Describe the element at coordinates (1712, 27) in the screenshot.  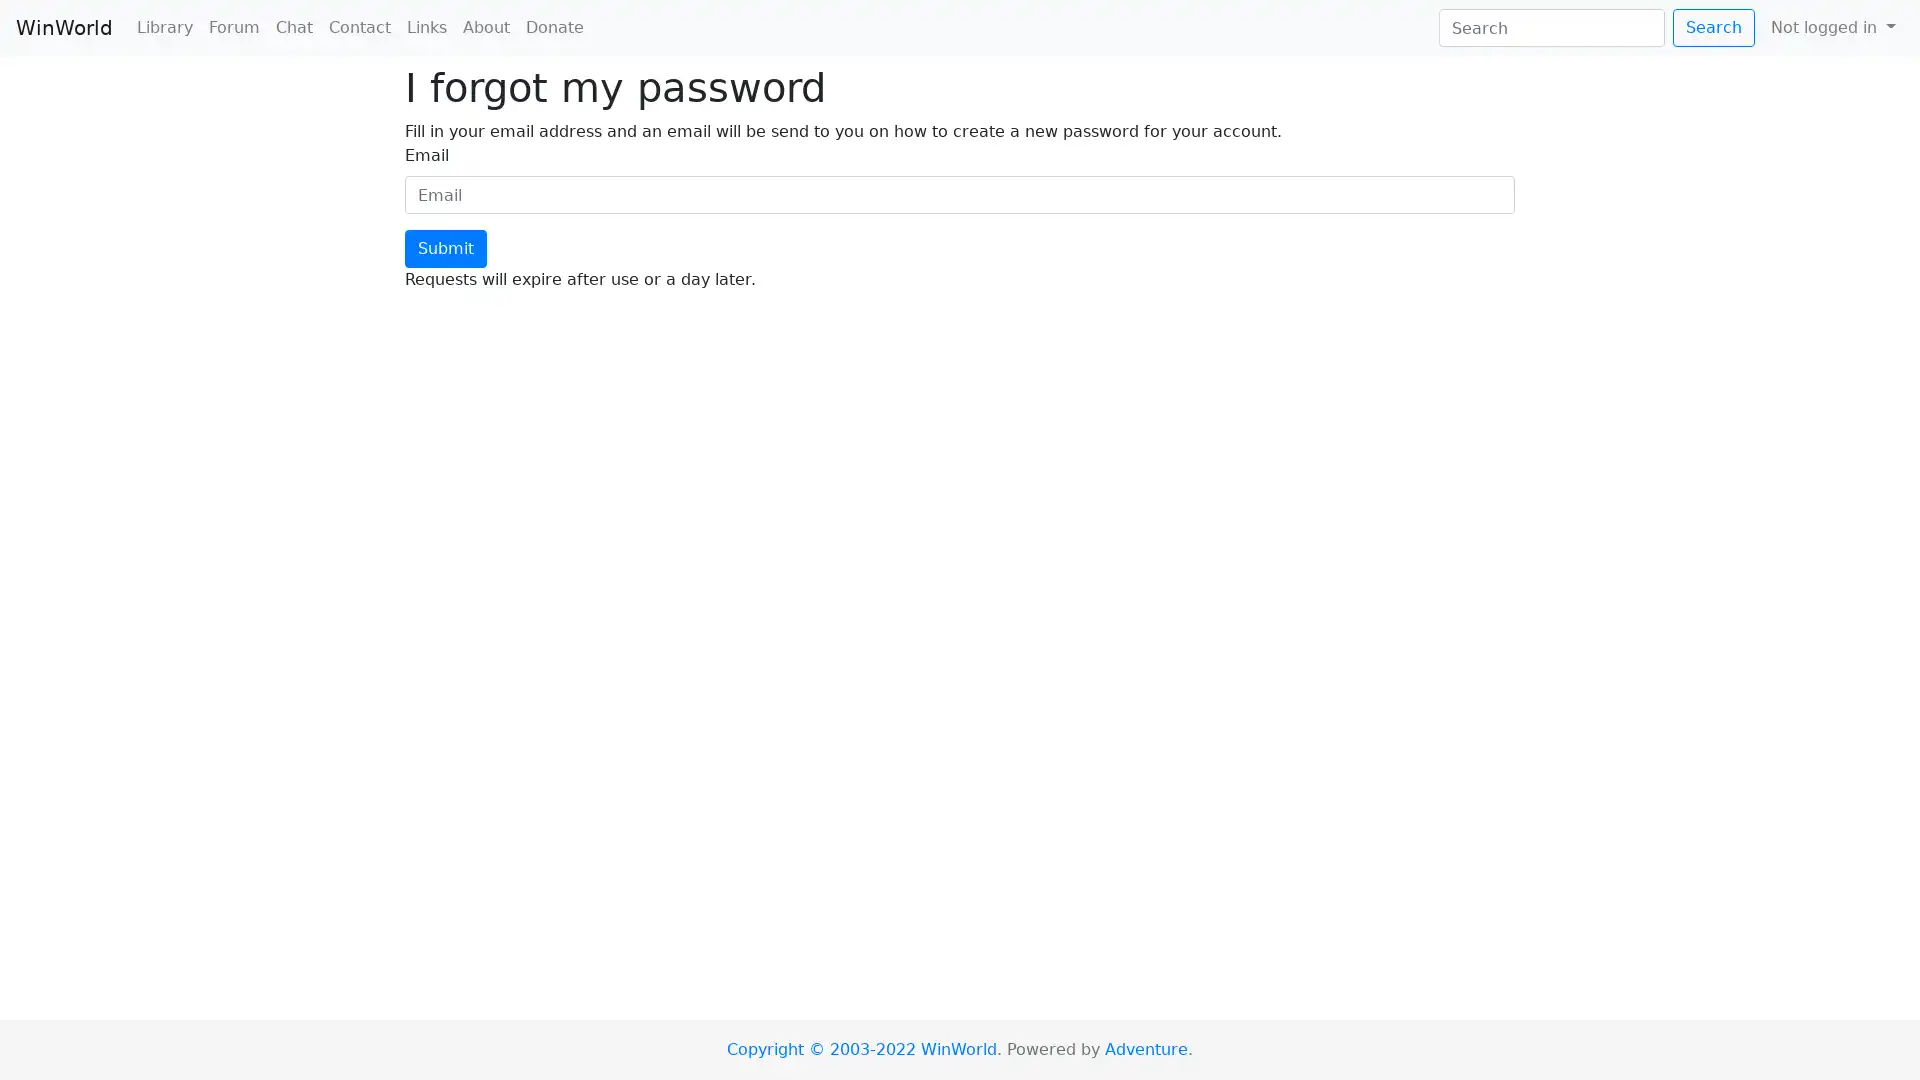
I see `Search` at that location.